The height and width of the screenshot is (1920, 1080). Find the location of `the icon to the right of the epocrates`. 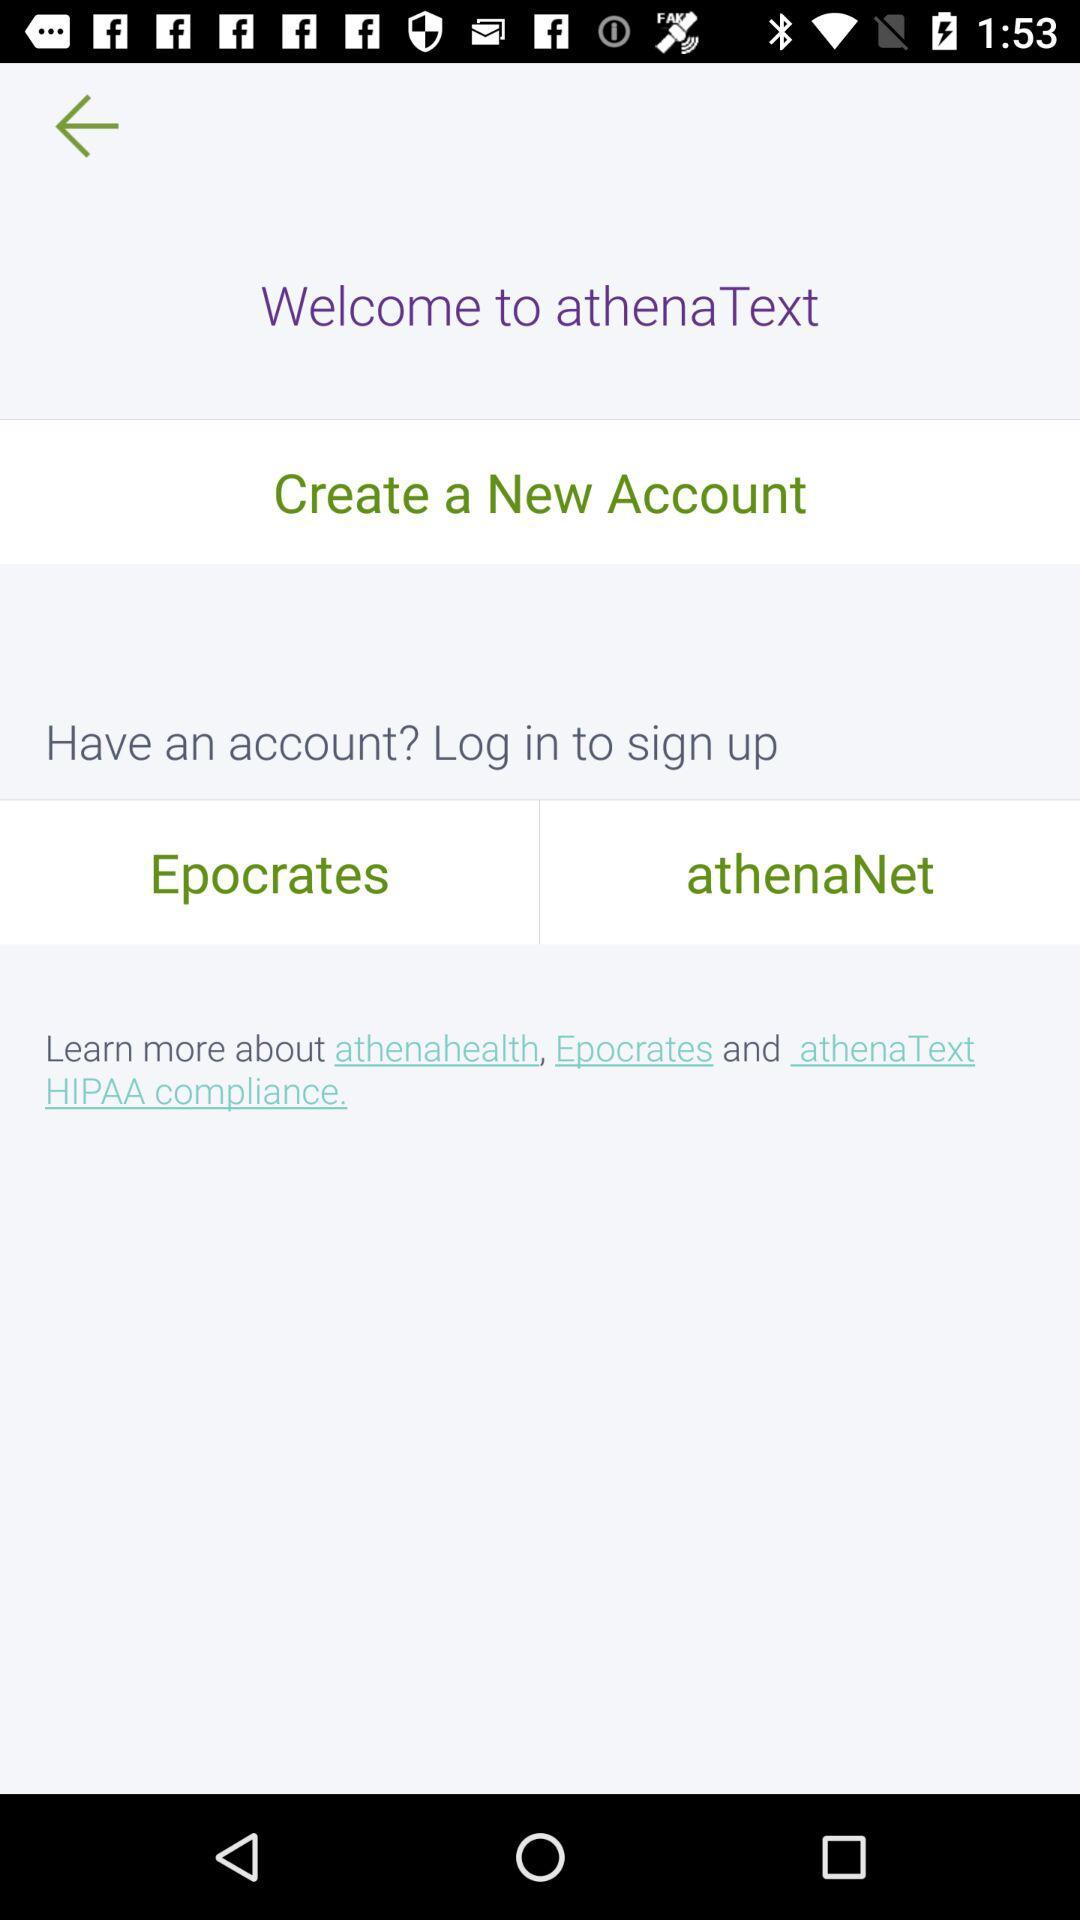

the icon to the right of the epocrates is located at coordinates (810, 871).